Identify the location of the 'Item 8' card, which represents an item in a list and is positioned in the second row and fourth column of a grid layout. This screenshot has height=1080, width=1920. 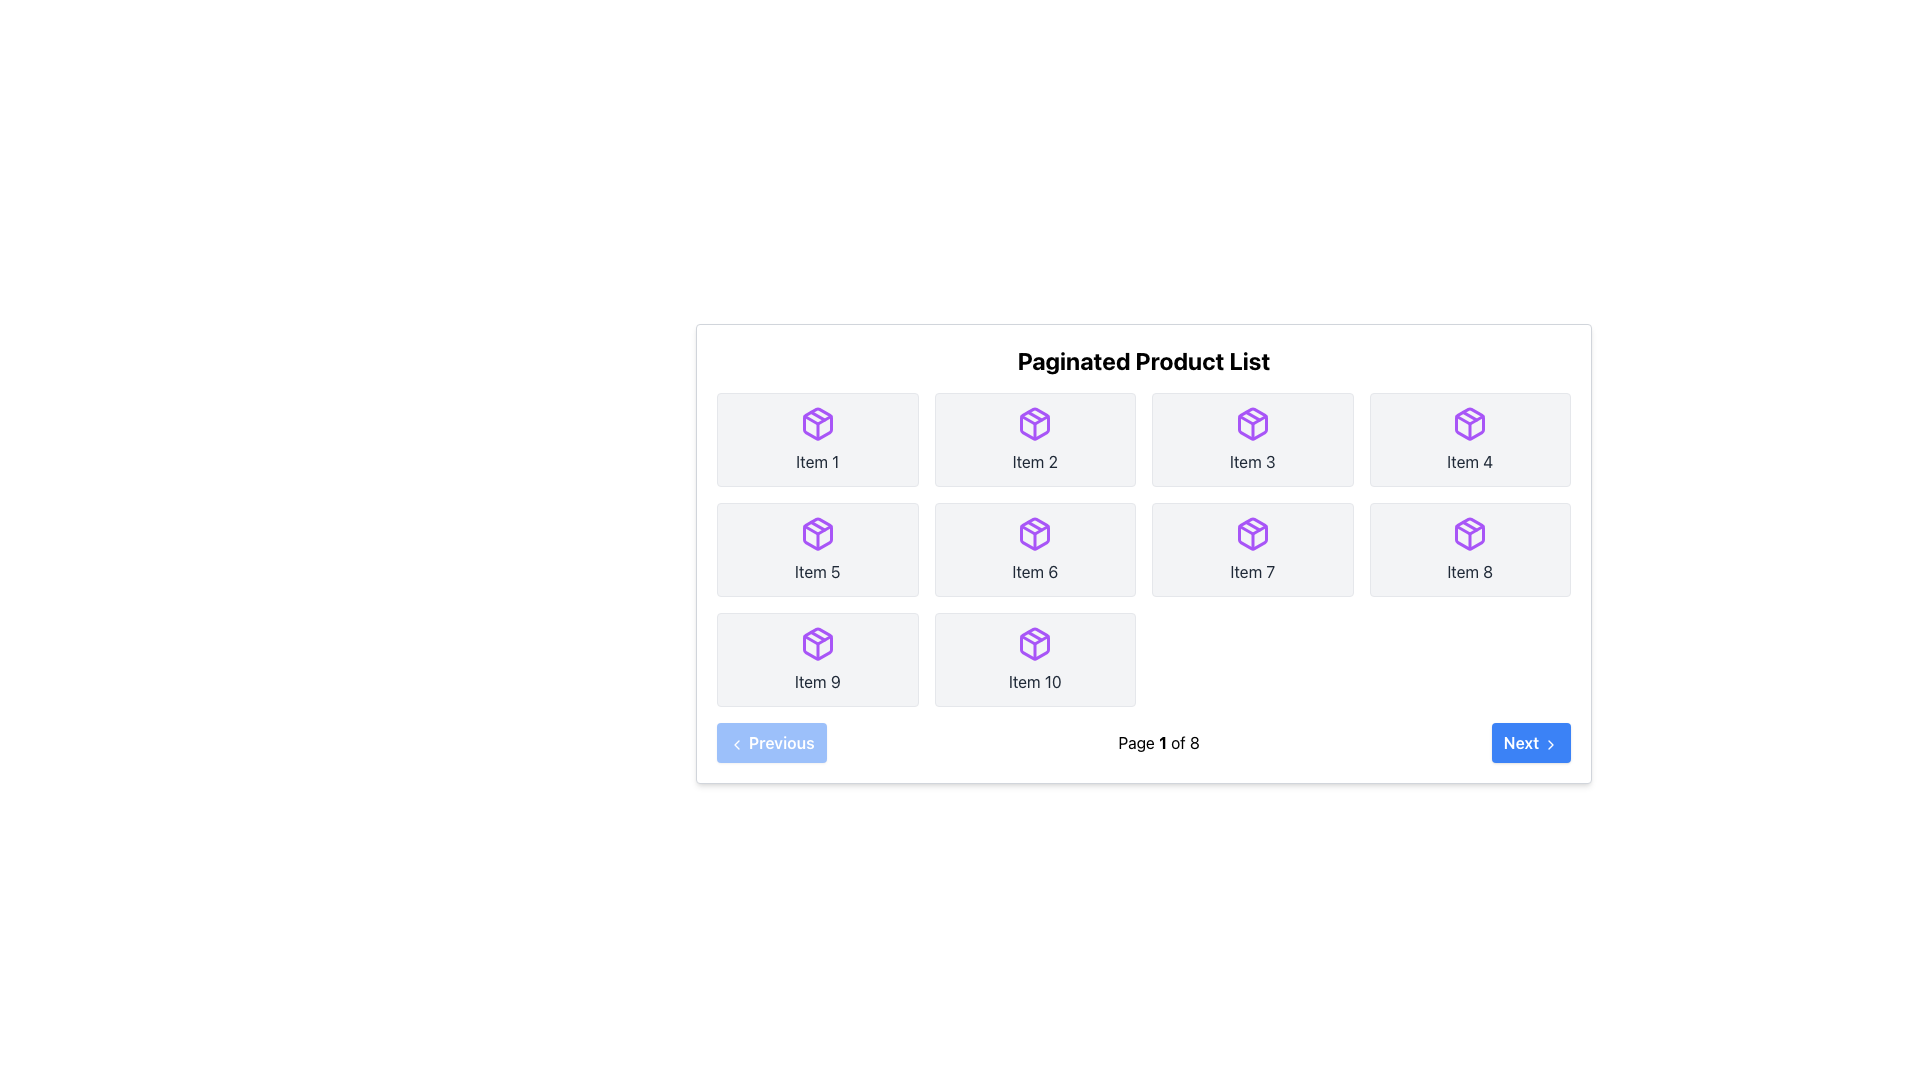
(1470, 550).